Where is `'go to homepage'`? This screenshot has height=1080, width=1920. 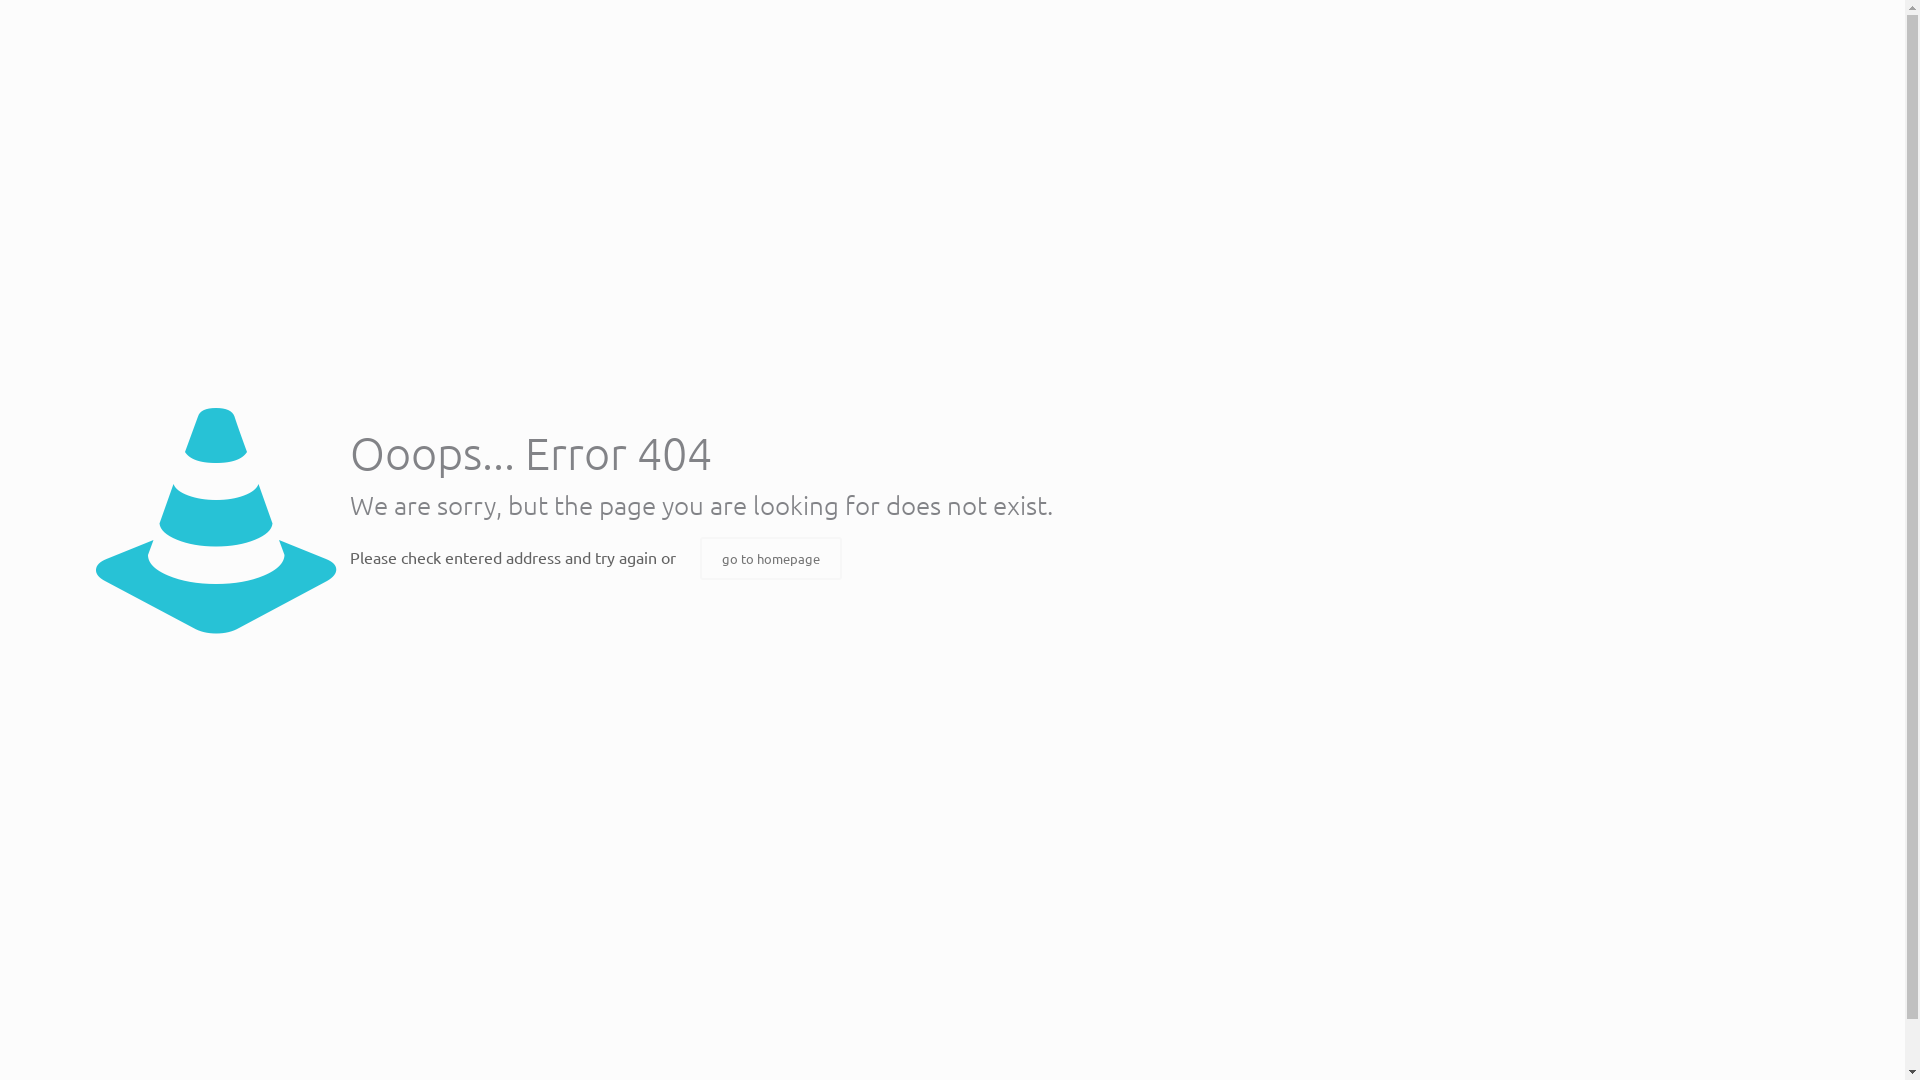 'go to homepage' is located at coordinates (770, 558).